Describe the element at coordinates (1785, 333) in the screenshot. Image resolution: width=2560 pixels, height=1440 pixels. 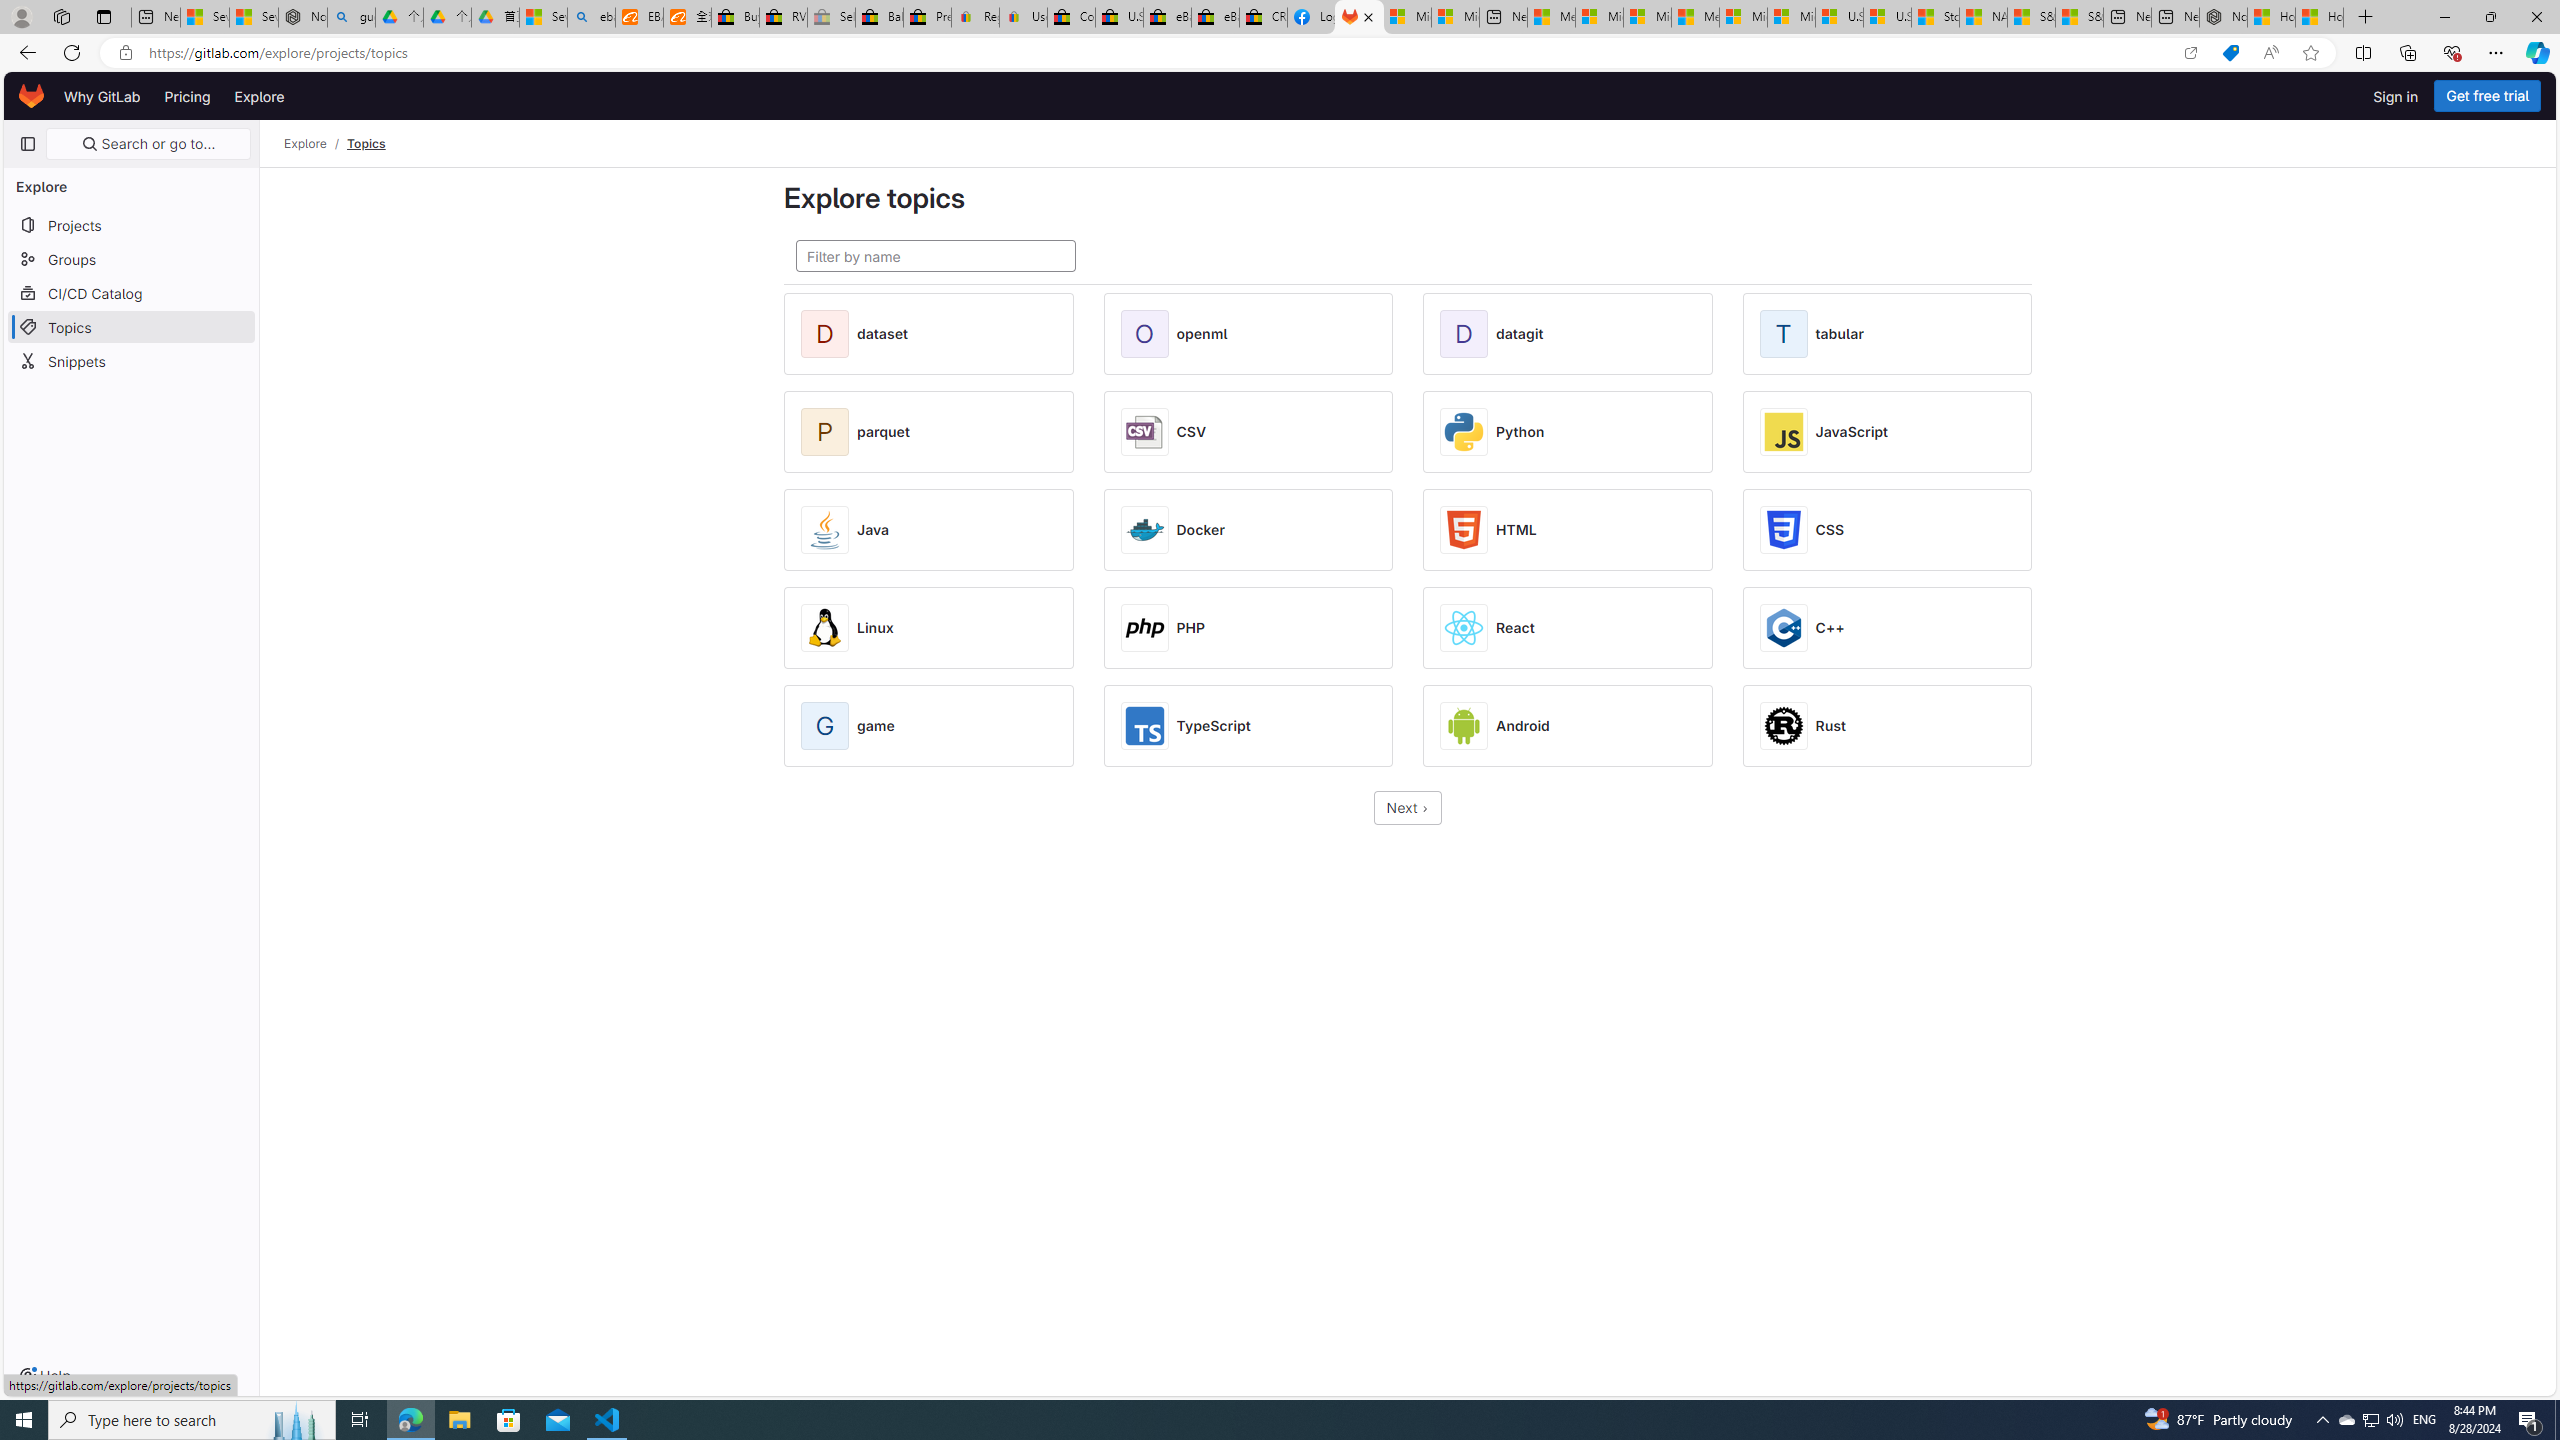
I see `'T'` at that location.